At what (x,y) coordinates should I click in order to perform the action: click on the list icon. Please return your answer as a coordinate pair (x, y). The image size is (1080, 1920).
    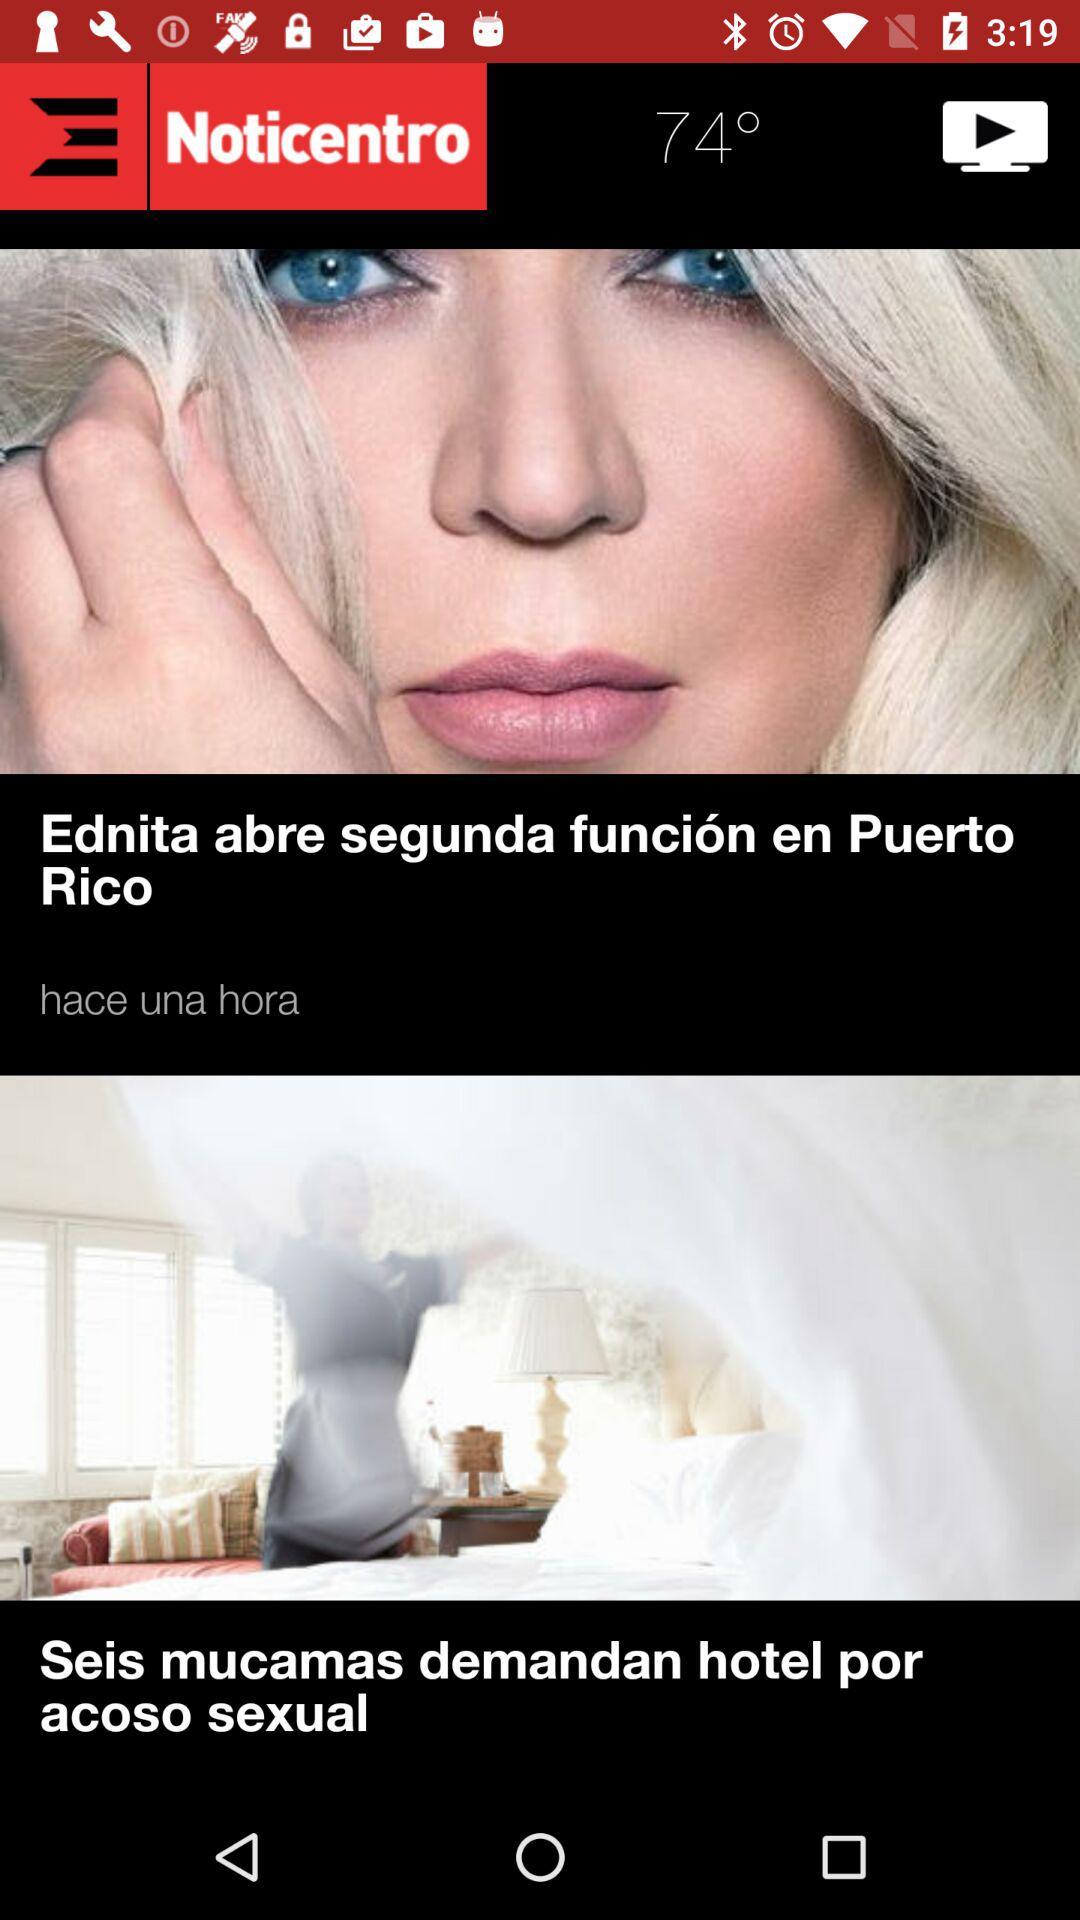
    Looking at the image, I should click on (72, 135).